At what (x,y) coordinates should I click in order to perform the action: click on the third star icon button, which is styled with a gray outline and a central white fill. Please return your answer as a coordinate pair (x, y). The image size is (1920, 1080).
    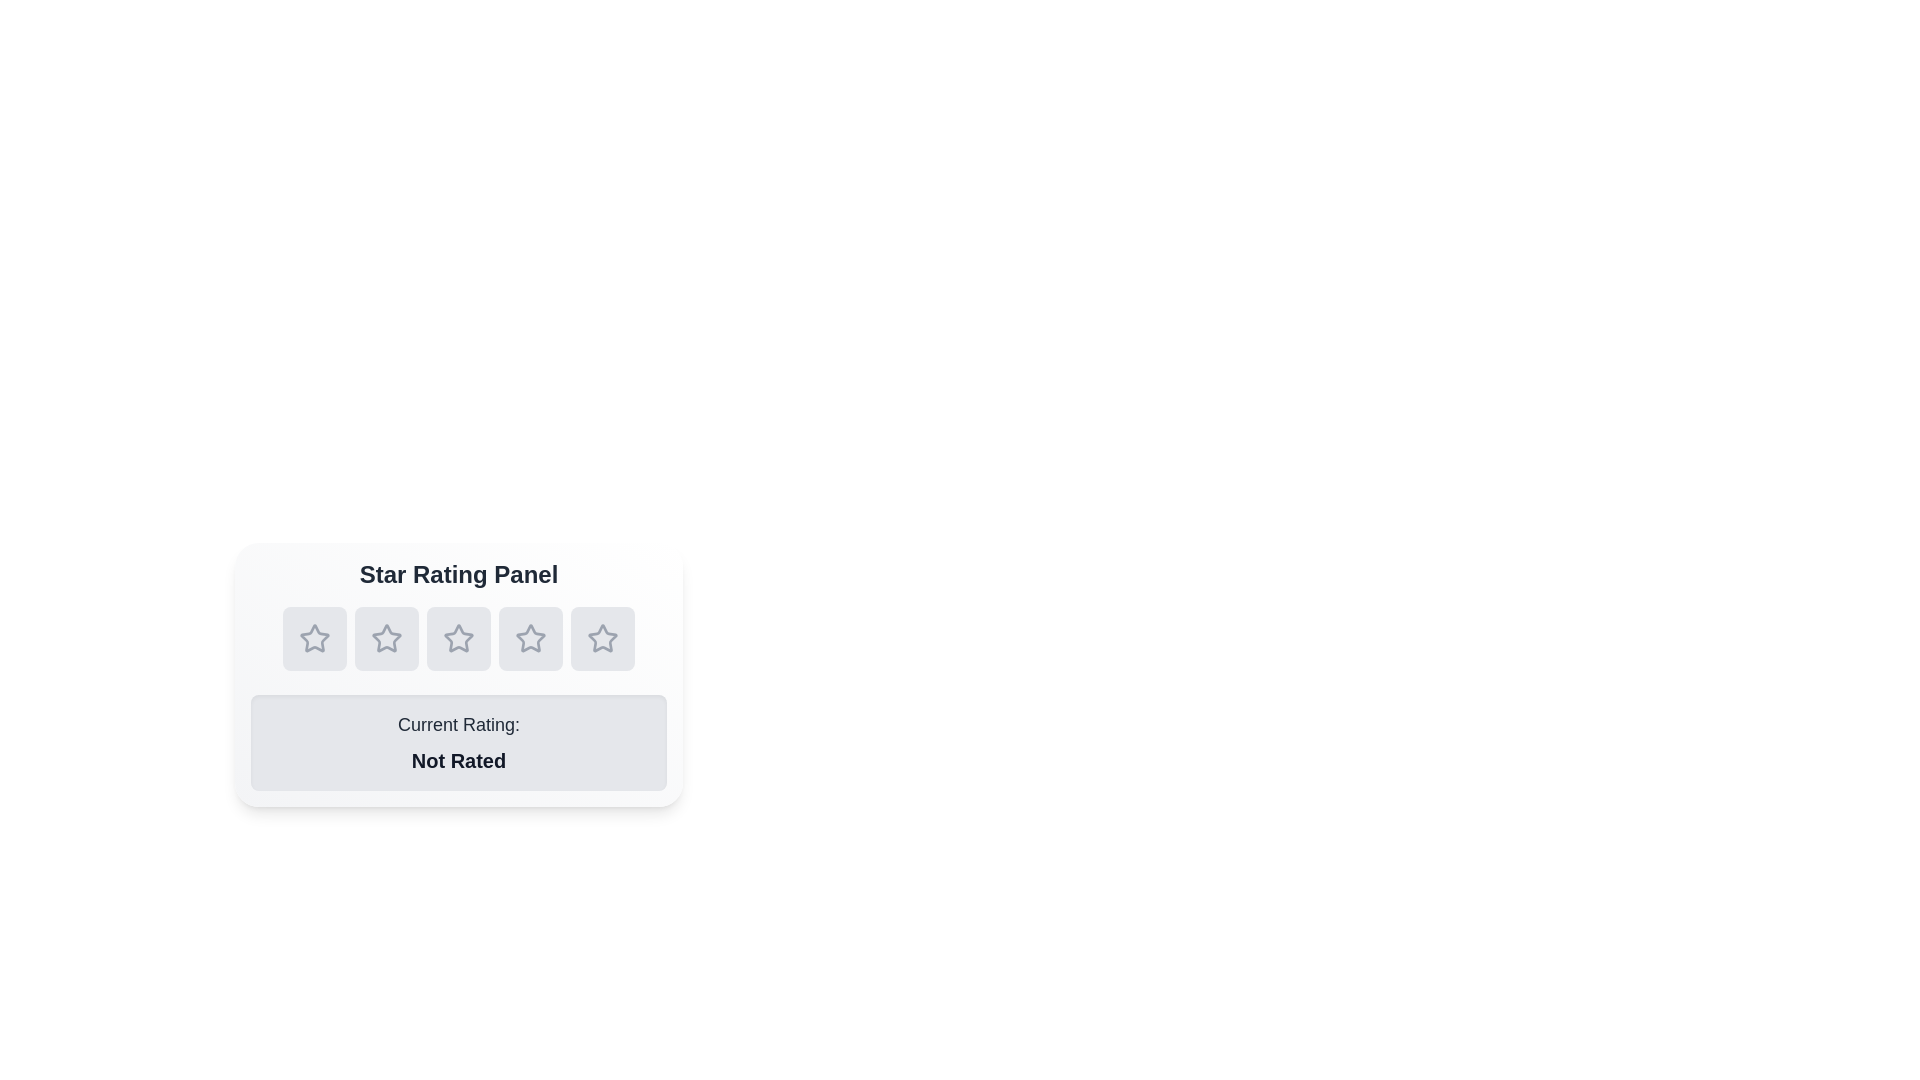
    Looking at the image, I should click on (531, 639).